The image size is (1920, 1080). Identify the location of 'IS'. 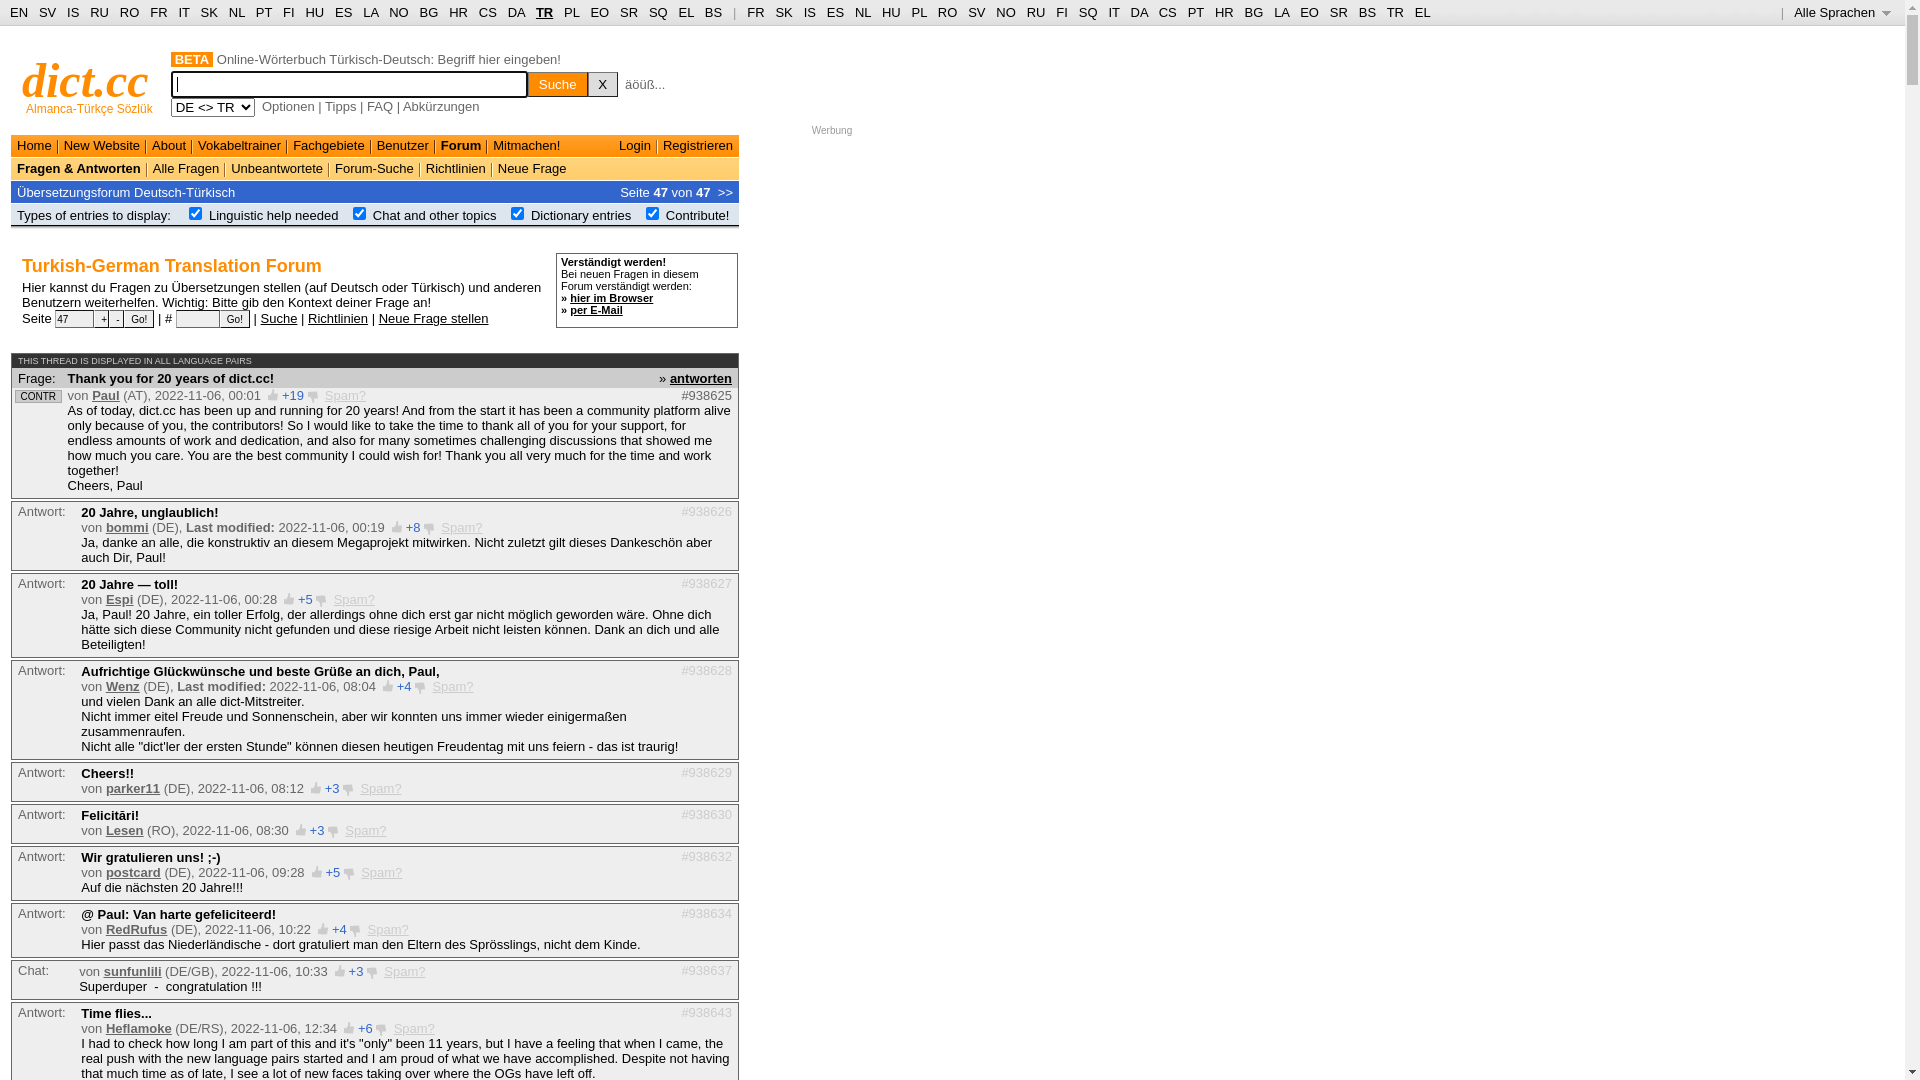
(72, 12).